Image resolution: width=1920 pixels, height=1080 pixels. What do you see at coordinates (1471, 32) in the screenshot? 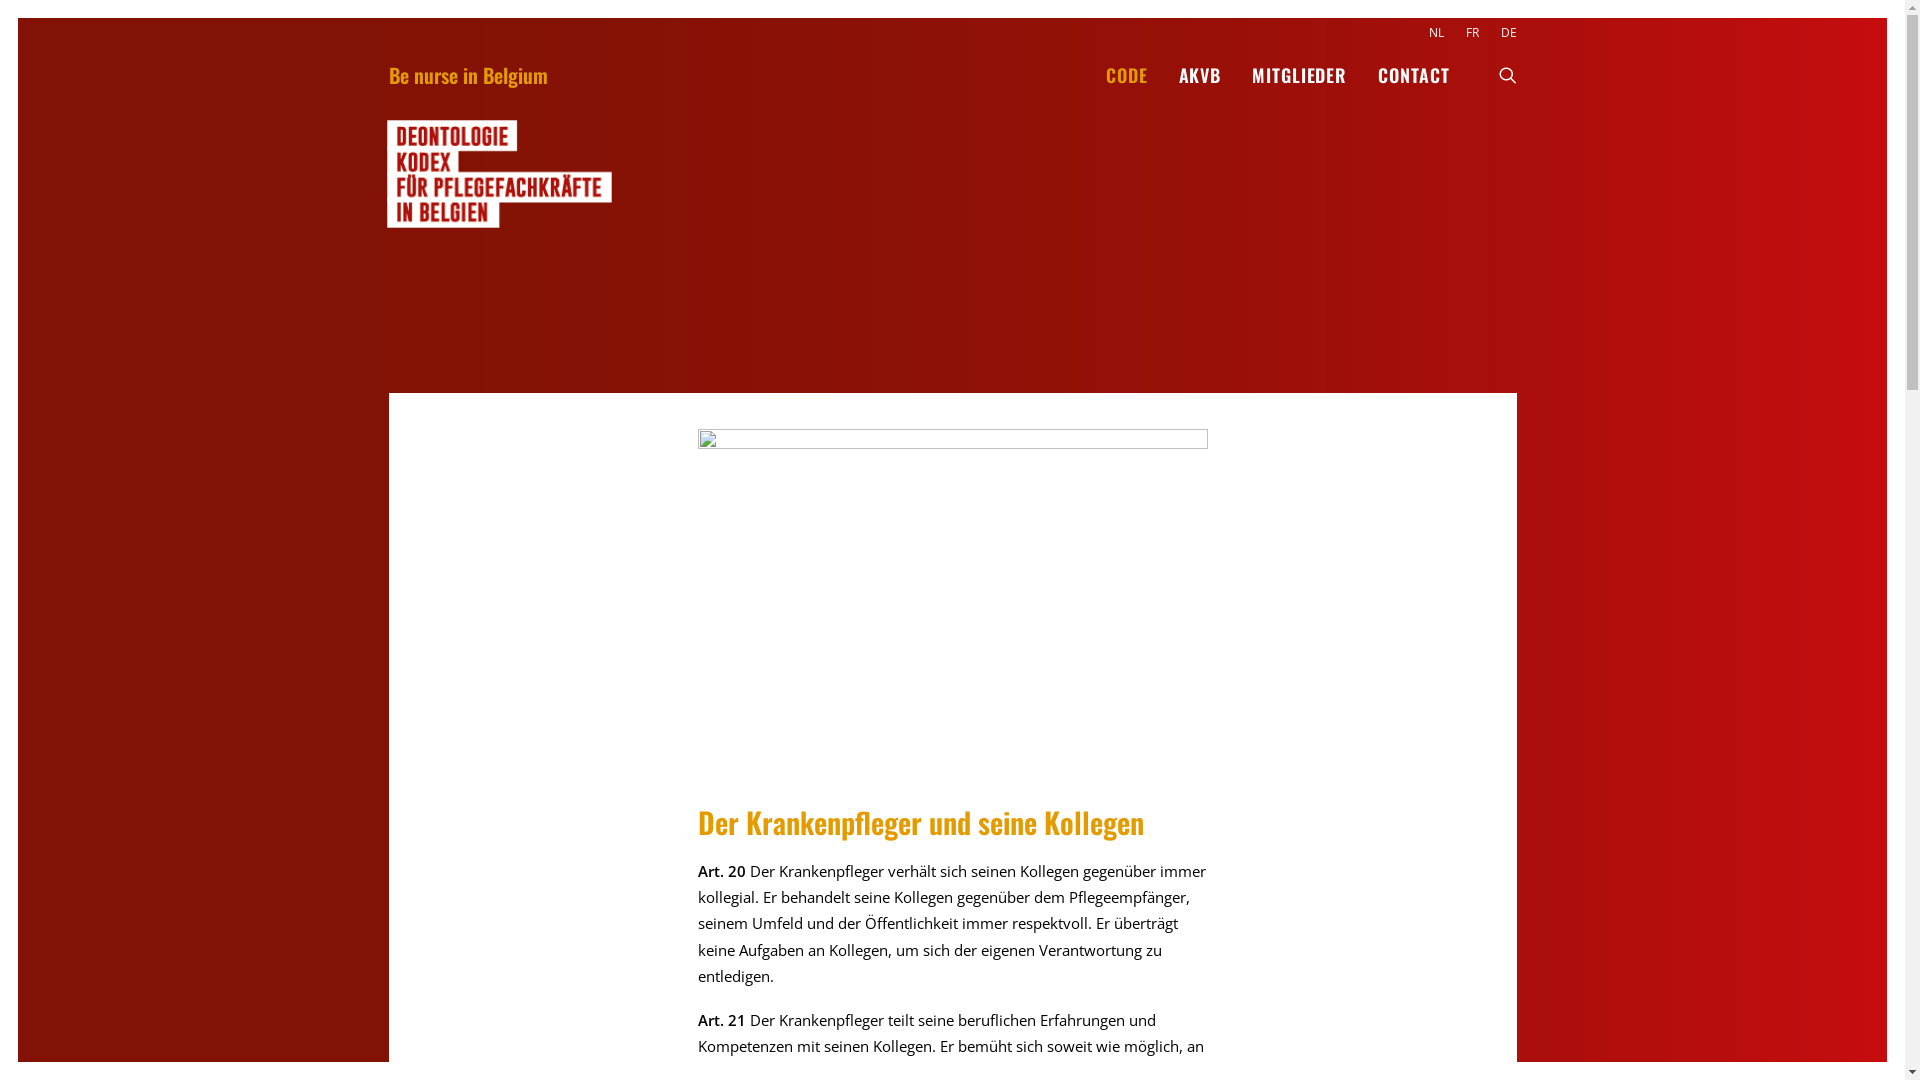
I see `'FR'` at bounding box center [1471, 32].